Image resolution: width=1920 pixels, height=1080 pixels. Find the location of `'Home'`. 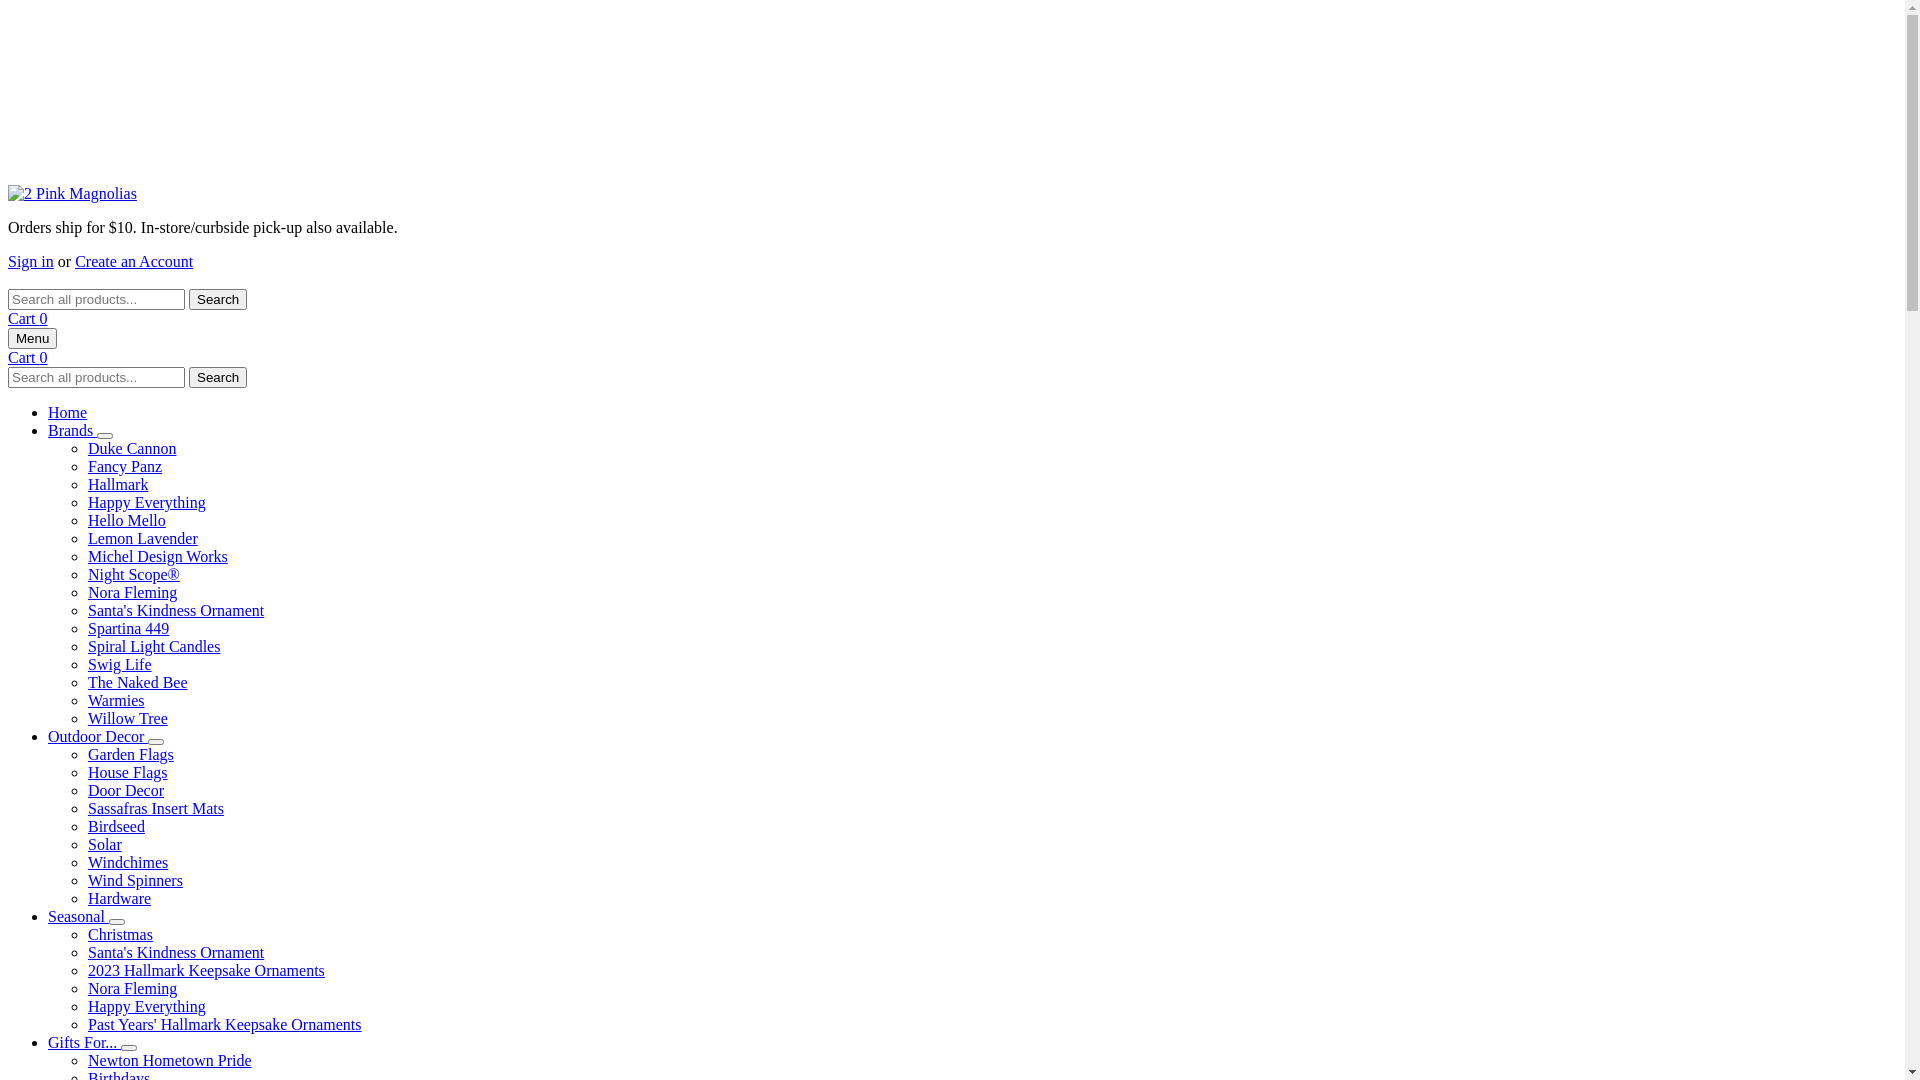

'Home' is located at coordinates (67, 411).